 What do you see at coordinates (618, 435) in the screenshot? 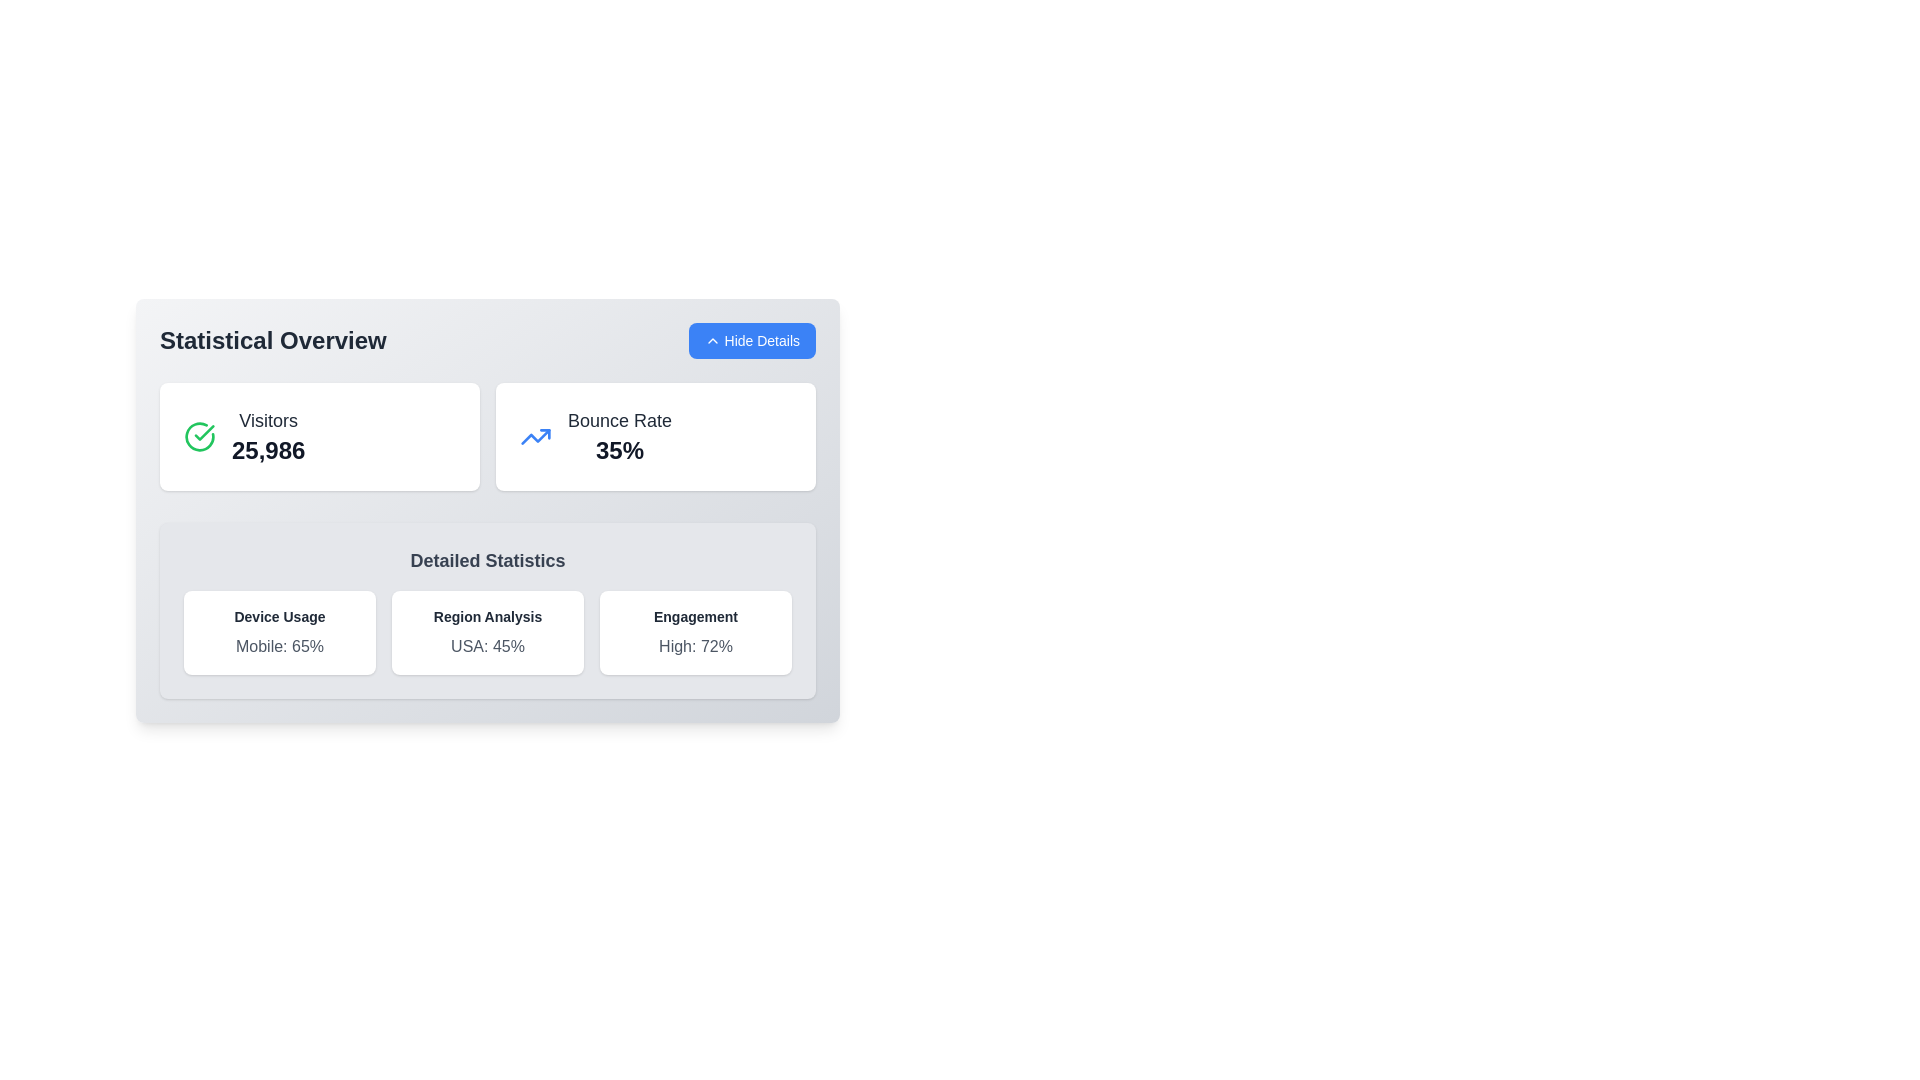
I see `the 'Bounce Rate' textual information block, which displays 'Bounce Rate' in medium gray and '35%' in larger bold dark font inside a white card with rounded corners` at bounding box center [618, 435].